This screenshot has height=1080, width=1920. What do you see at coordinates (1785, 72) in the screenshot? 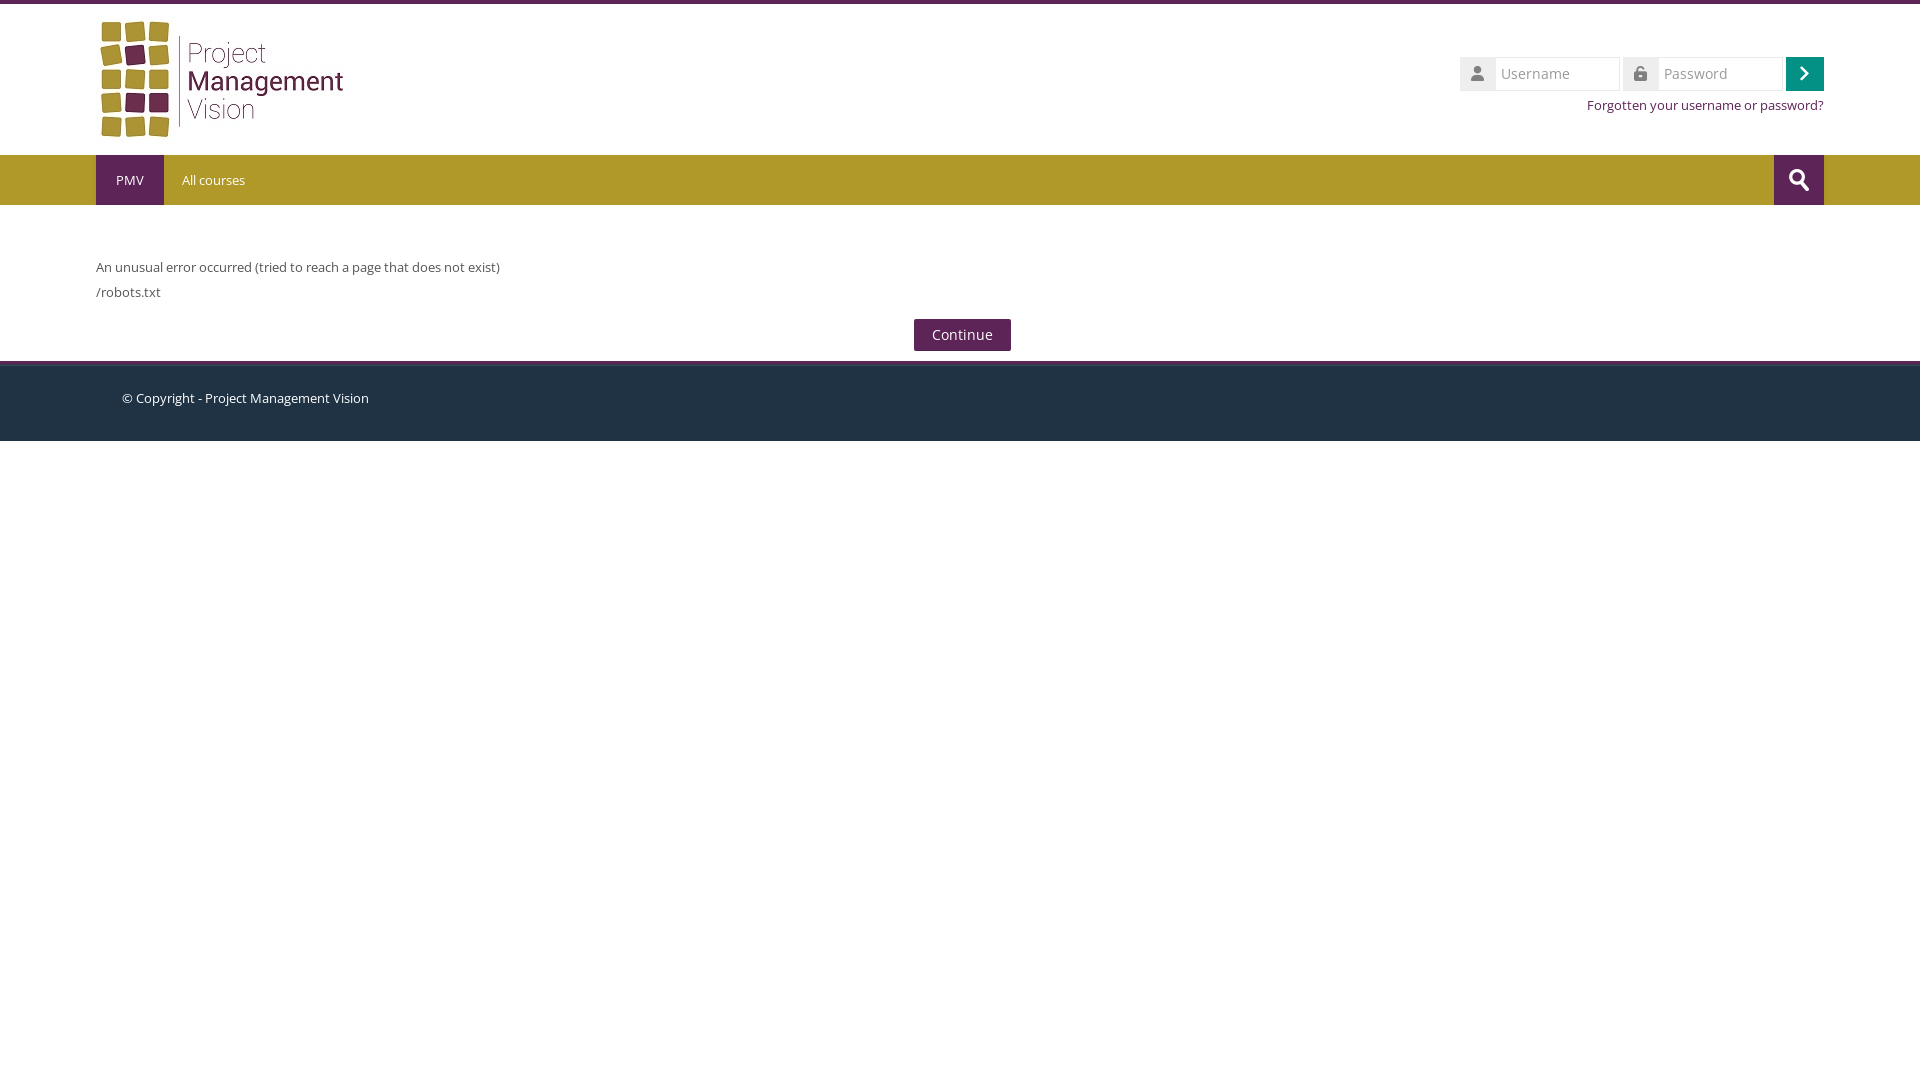
I see `'Log in'` at bounding box center [1785, 72].